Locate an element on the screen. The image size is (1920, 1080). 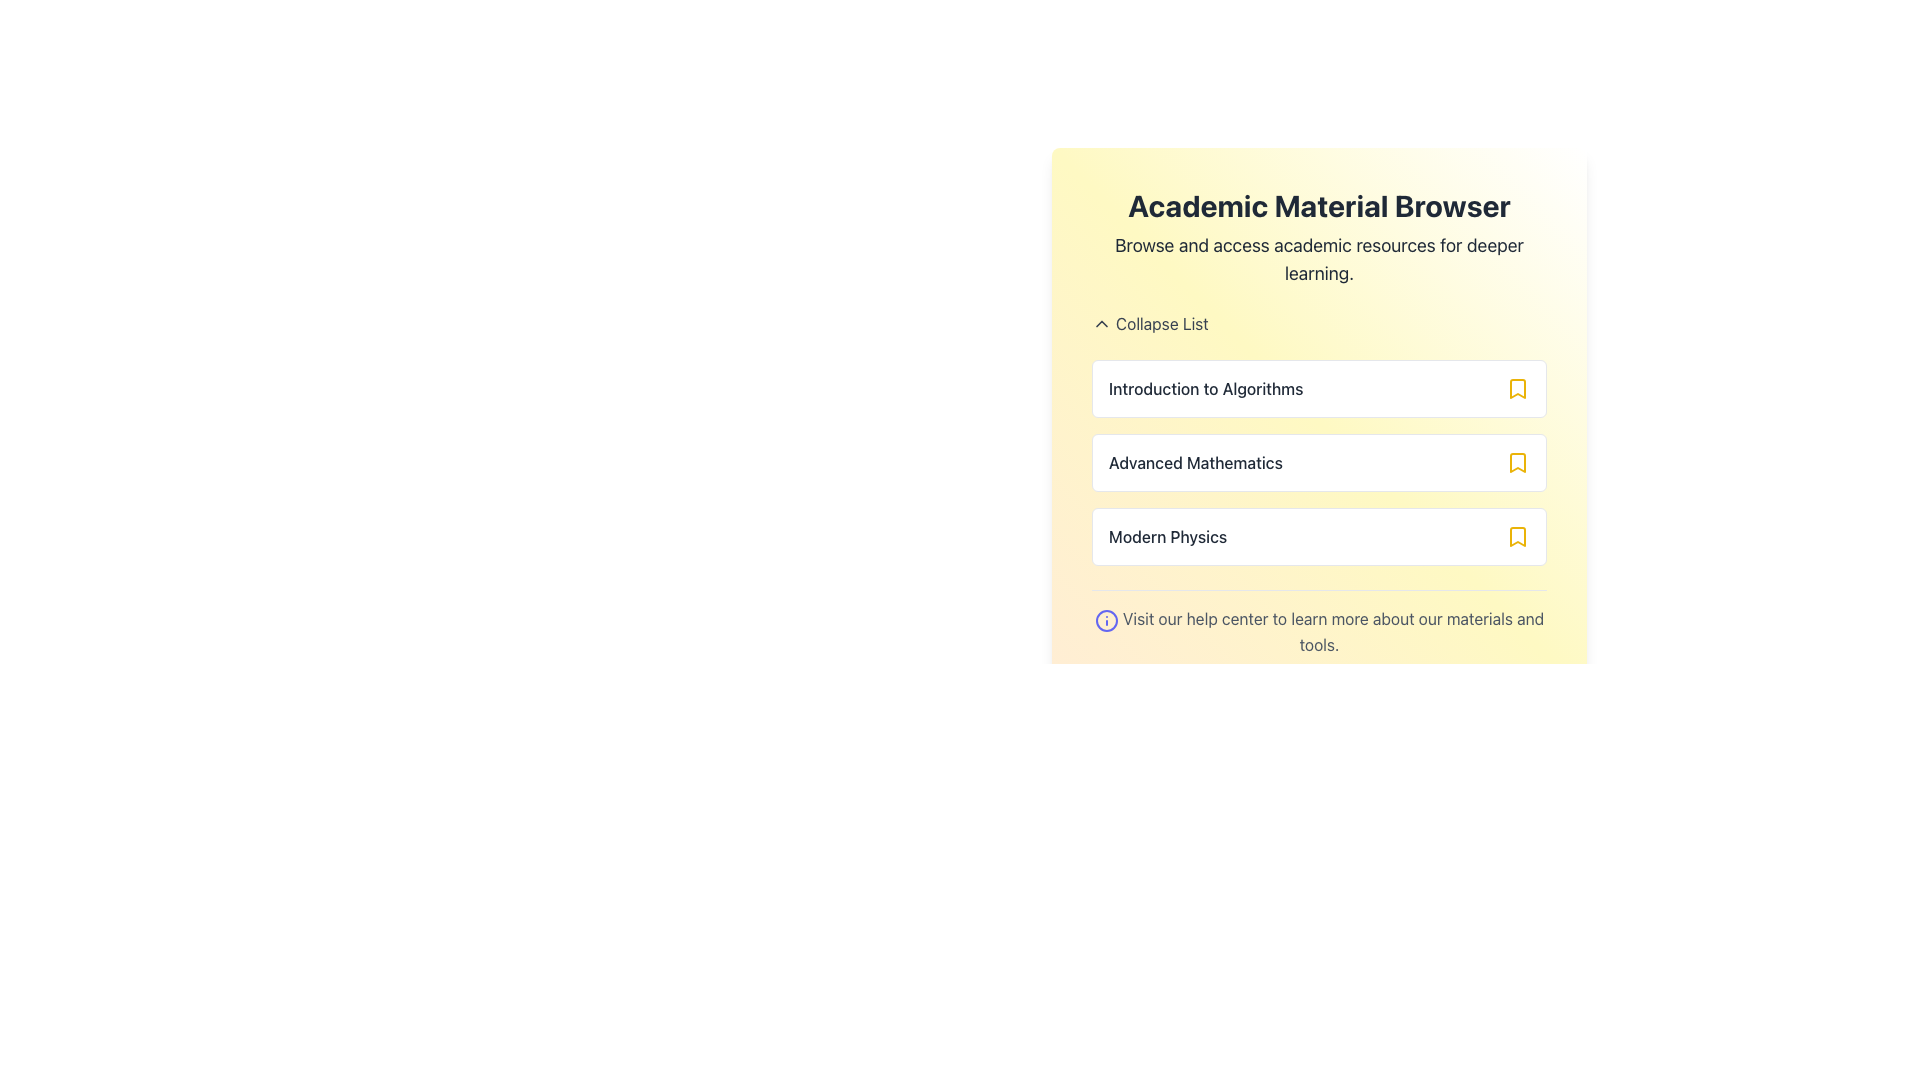
the circular information icon element, which is styled in blue and located at the lower section of the interface, near the help center prompt is located at coordinates (1105, 619).